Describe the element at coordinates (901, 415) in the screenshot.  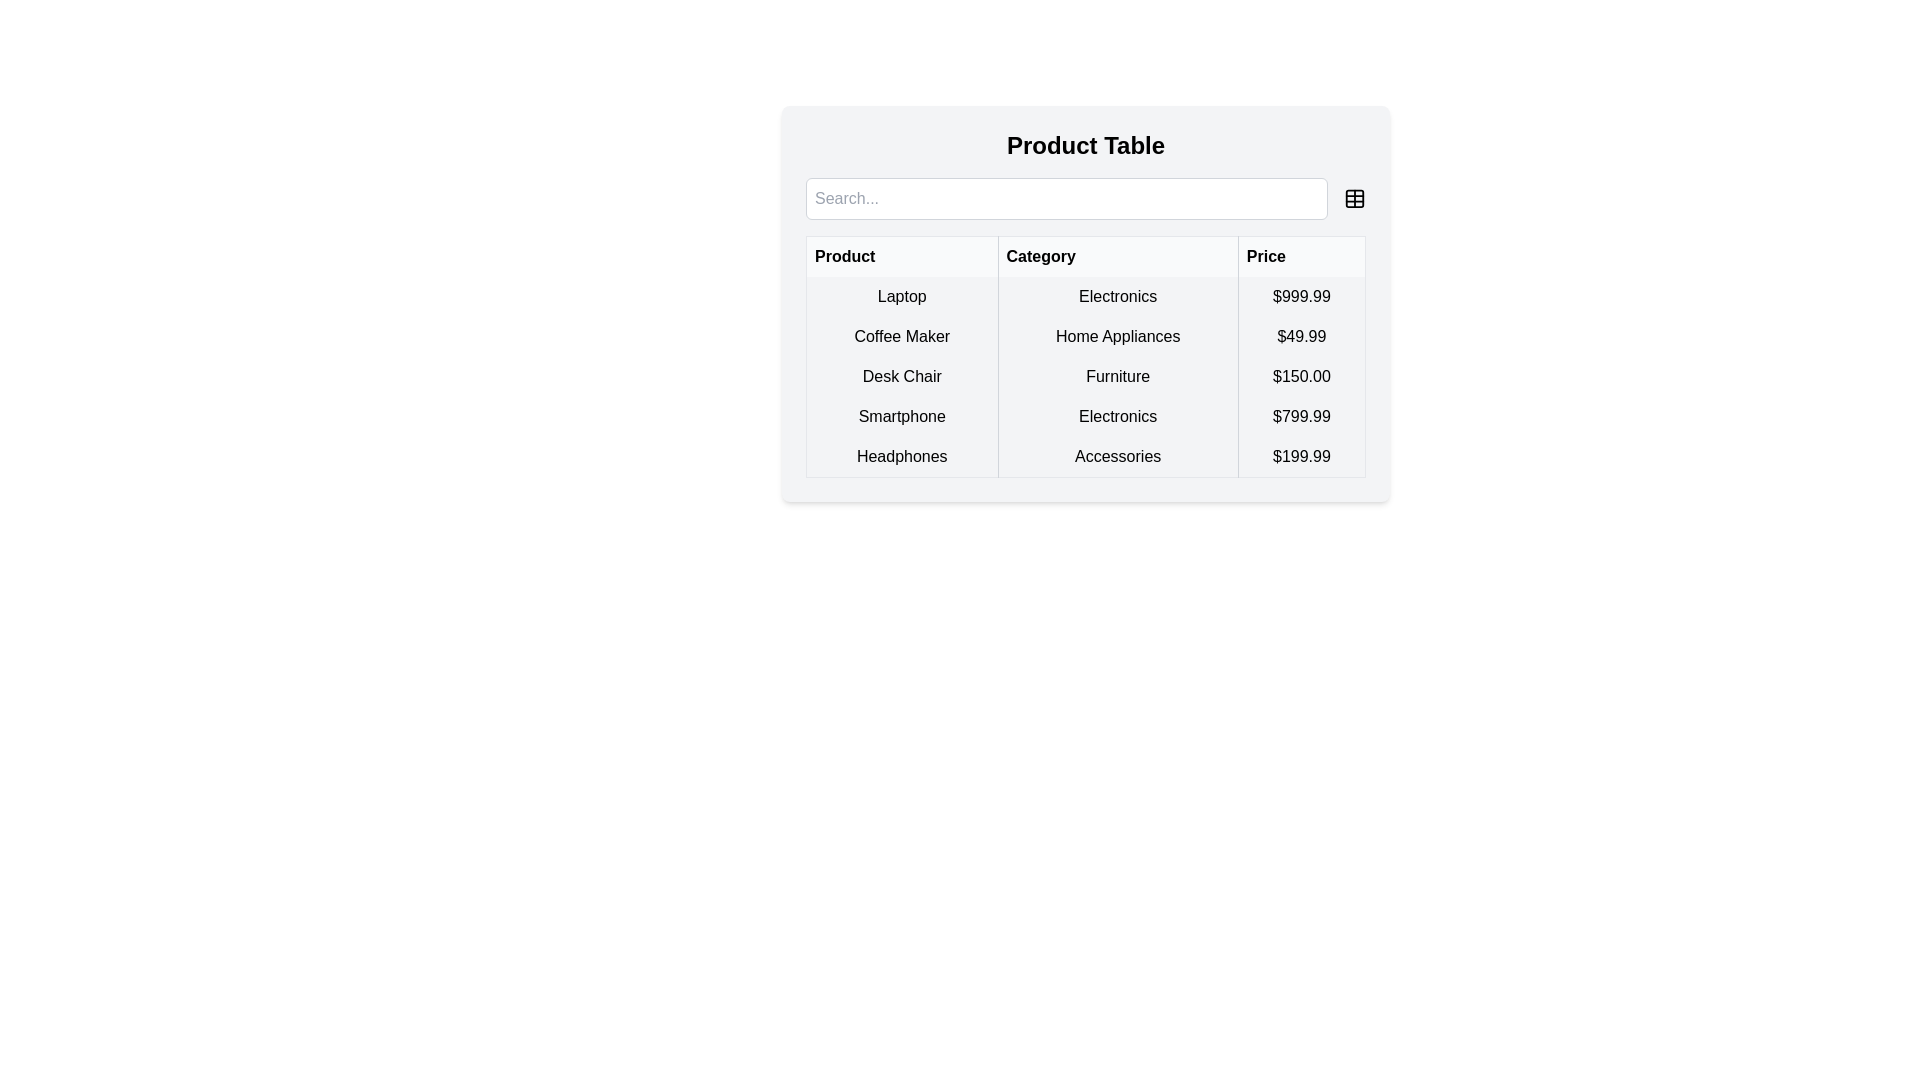
I see `the 'Smartphone' text label in the 'Product' column of the table, located in the fourth row` at that location.